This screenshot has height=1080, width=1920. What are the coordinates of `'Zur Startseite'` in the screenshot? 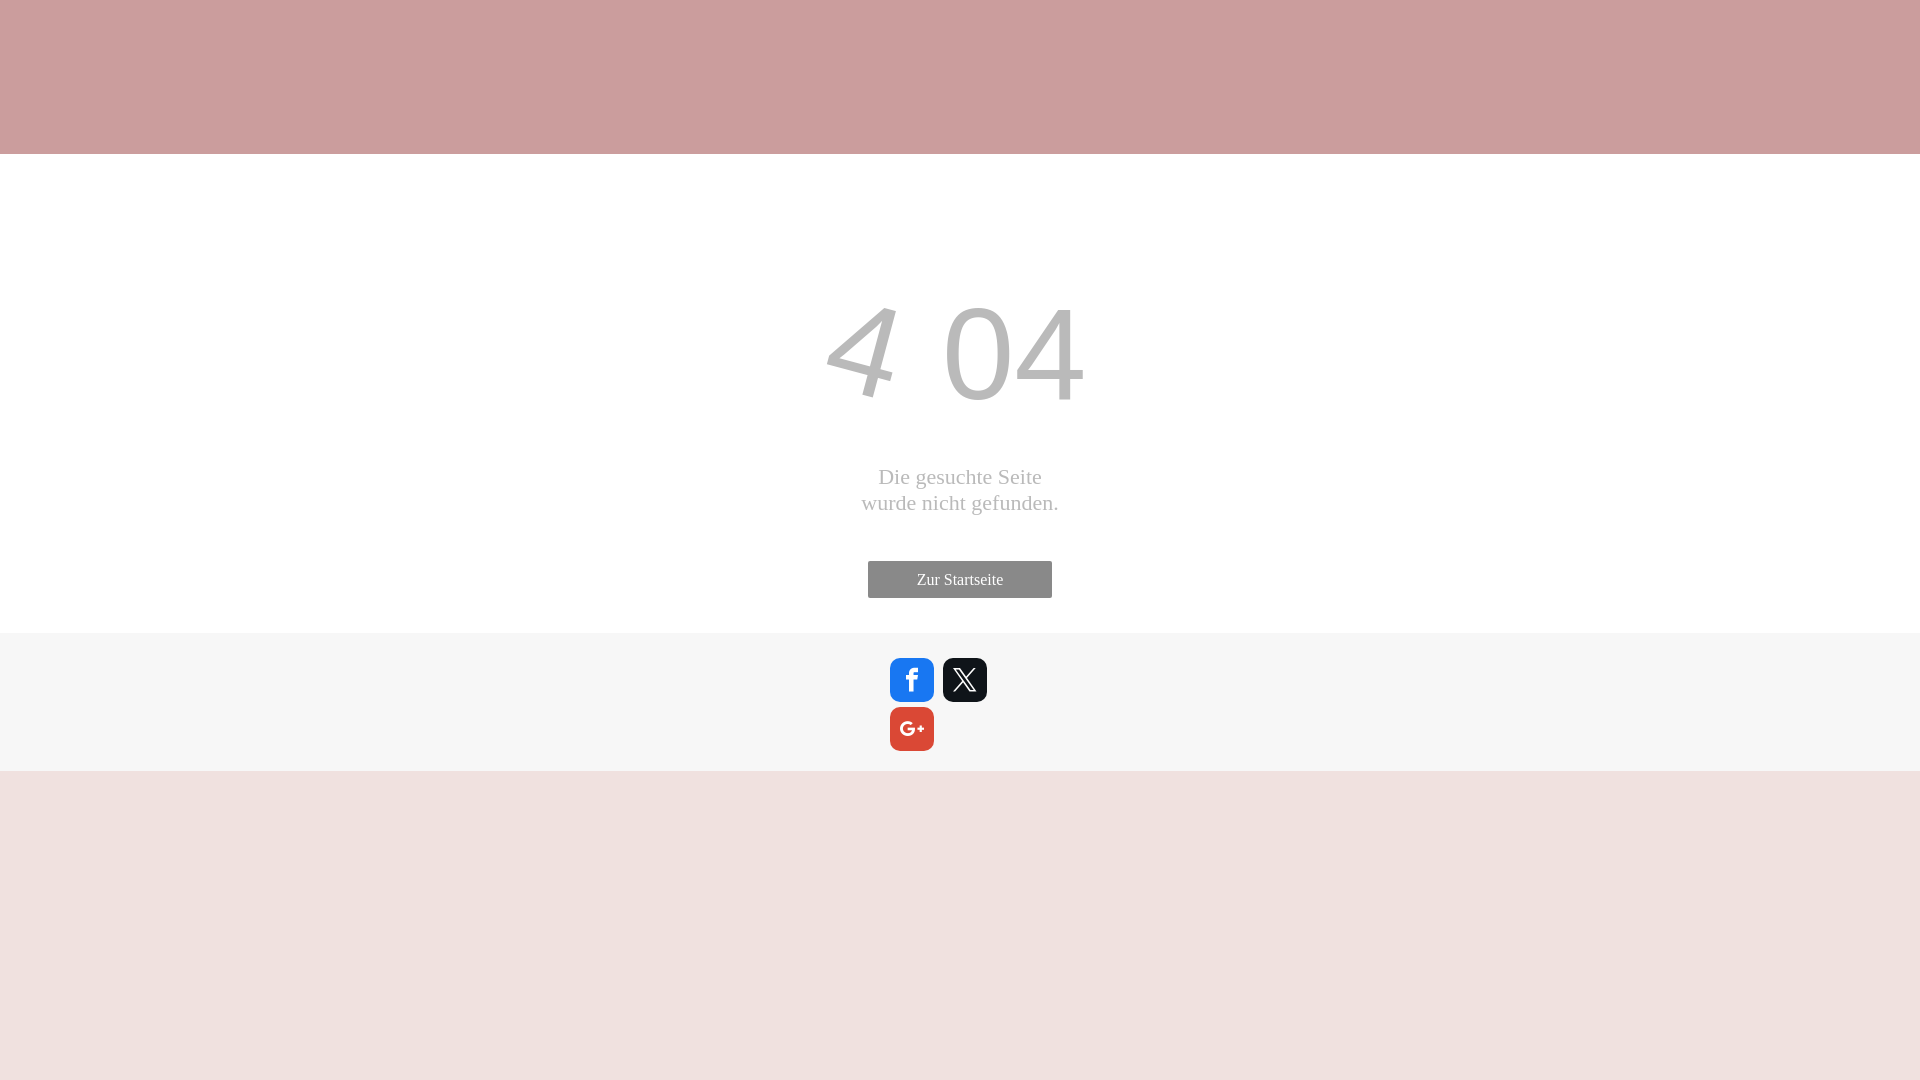 It's located at (868, 579).